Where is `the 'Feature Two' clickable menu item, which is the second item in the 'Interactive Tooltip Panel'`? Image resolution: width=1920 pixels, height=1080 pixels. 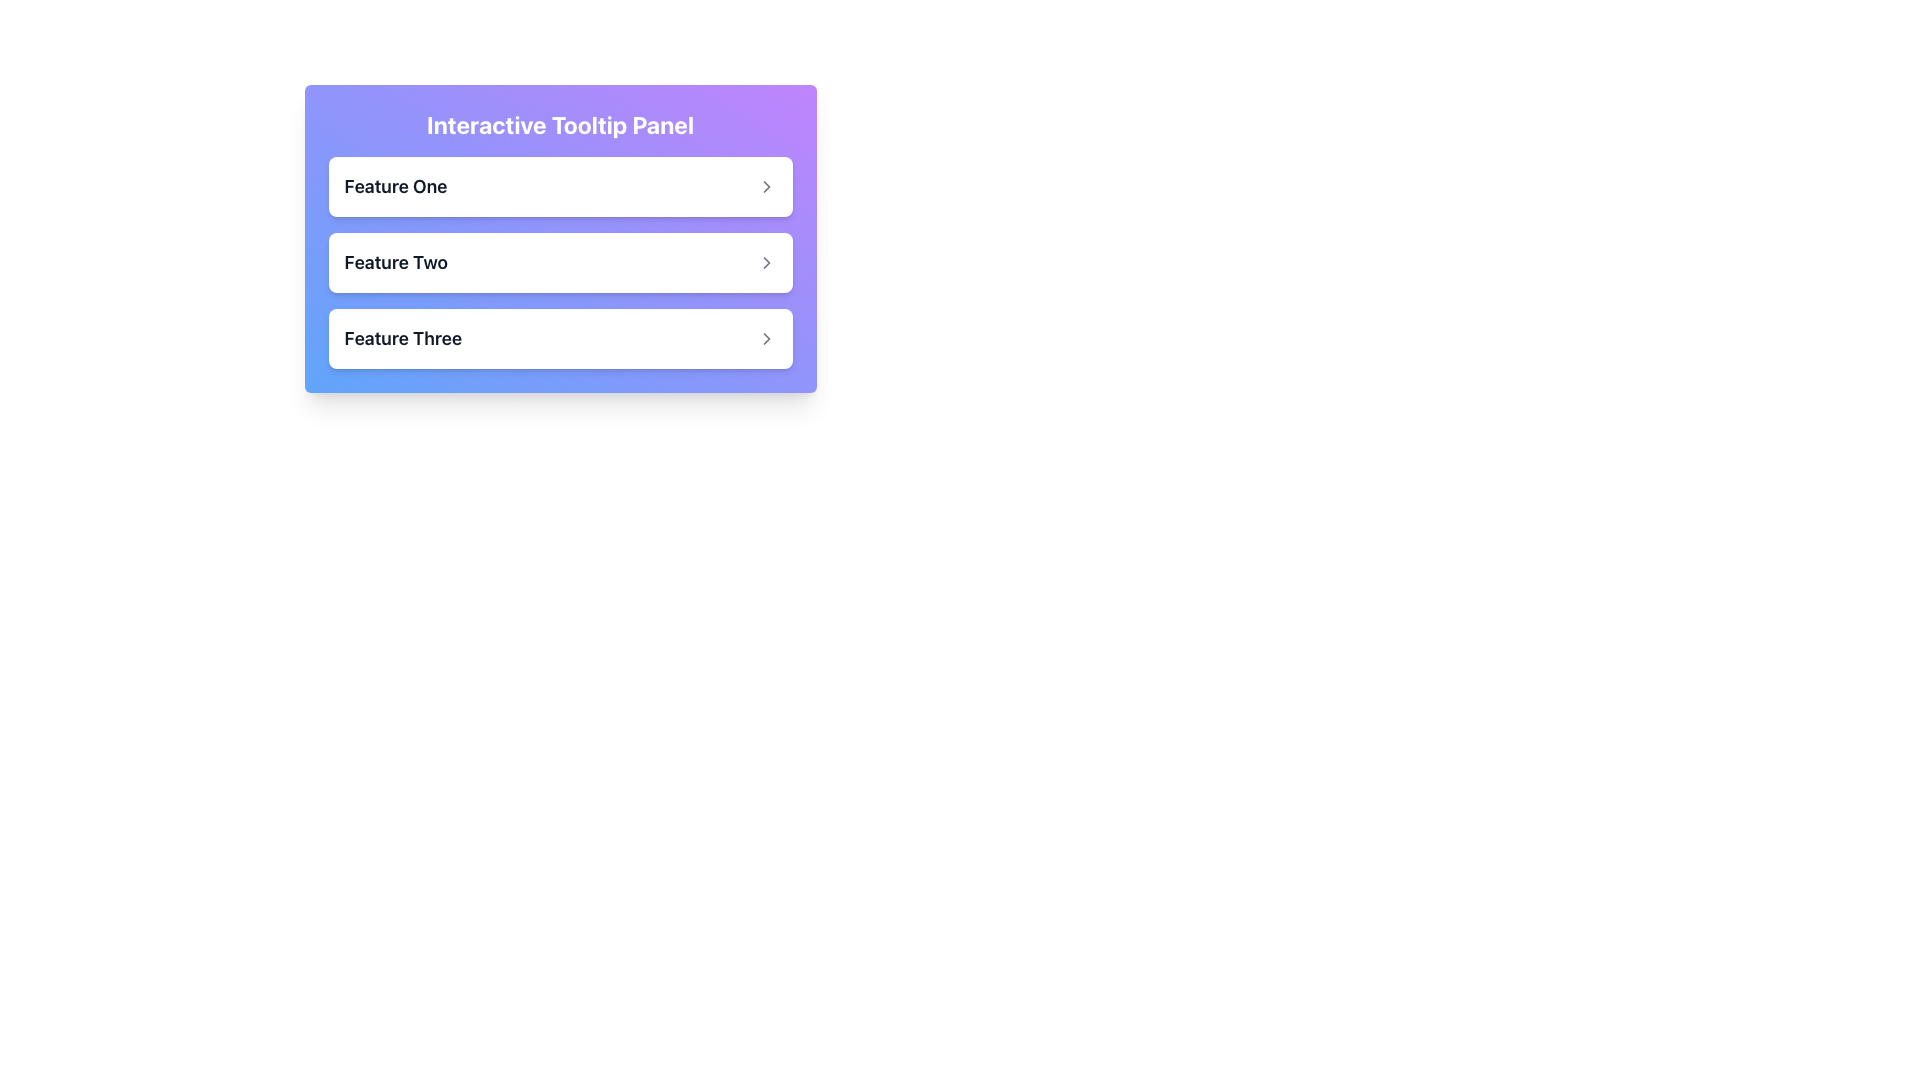
the 'Feature Two' clickable menu item, which is the second item in the 'Interactive Tooltip Panel' is located at coordinates (560, 261).